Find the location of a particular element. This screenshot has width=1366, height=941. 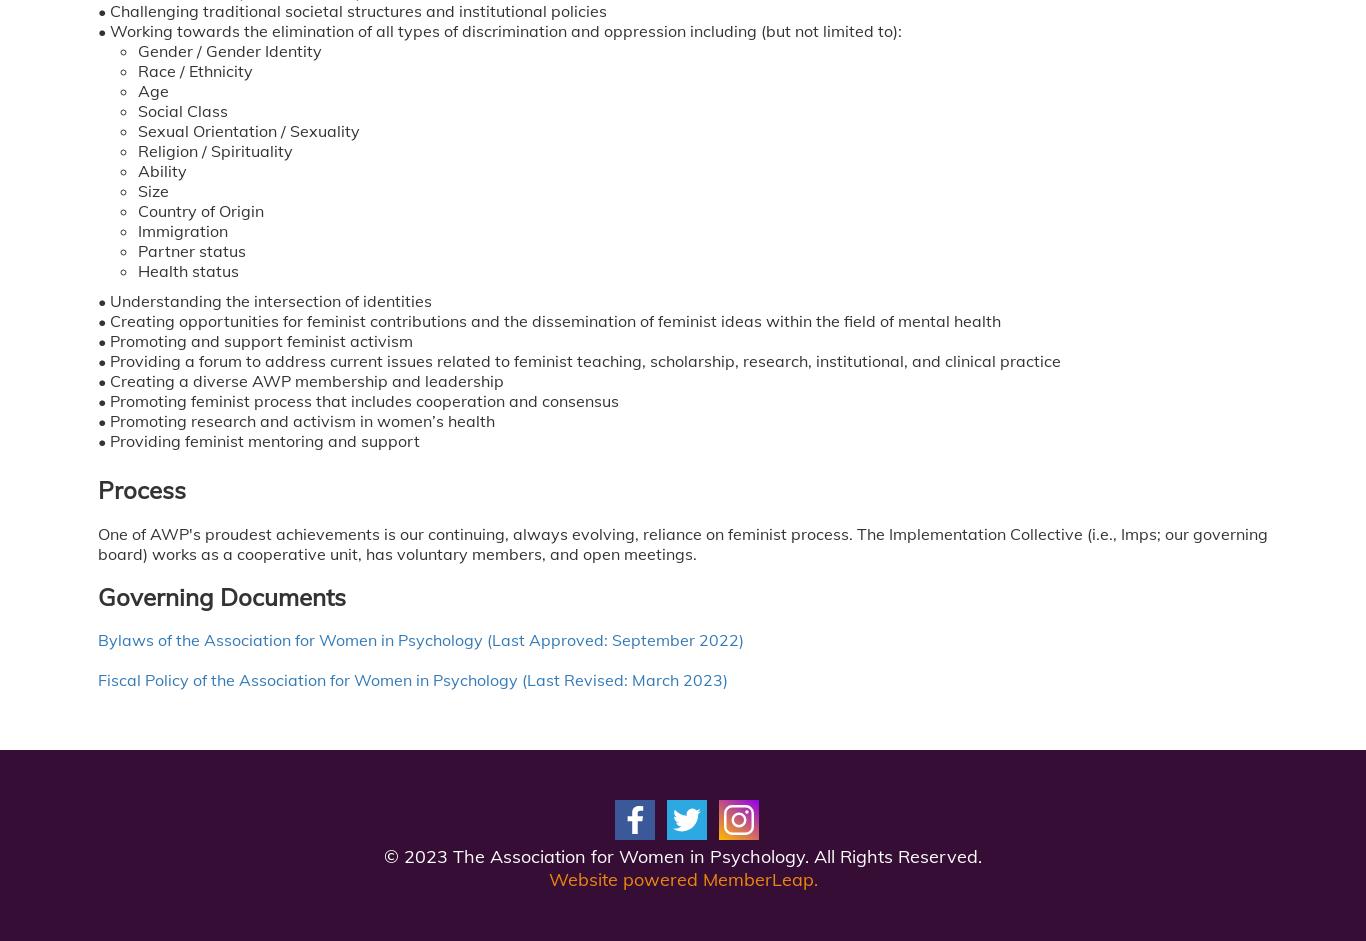

'Partner status' is located at coordinates (136, 249).